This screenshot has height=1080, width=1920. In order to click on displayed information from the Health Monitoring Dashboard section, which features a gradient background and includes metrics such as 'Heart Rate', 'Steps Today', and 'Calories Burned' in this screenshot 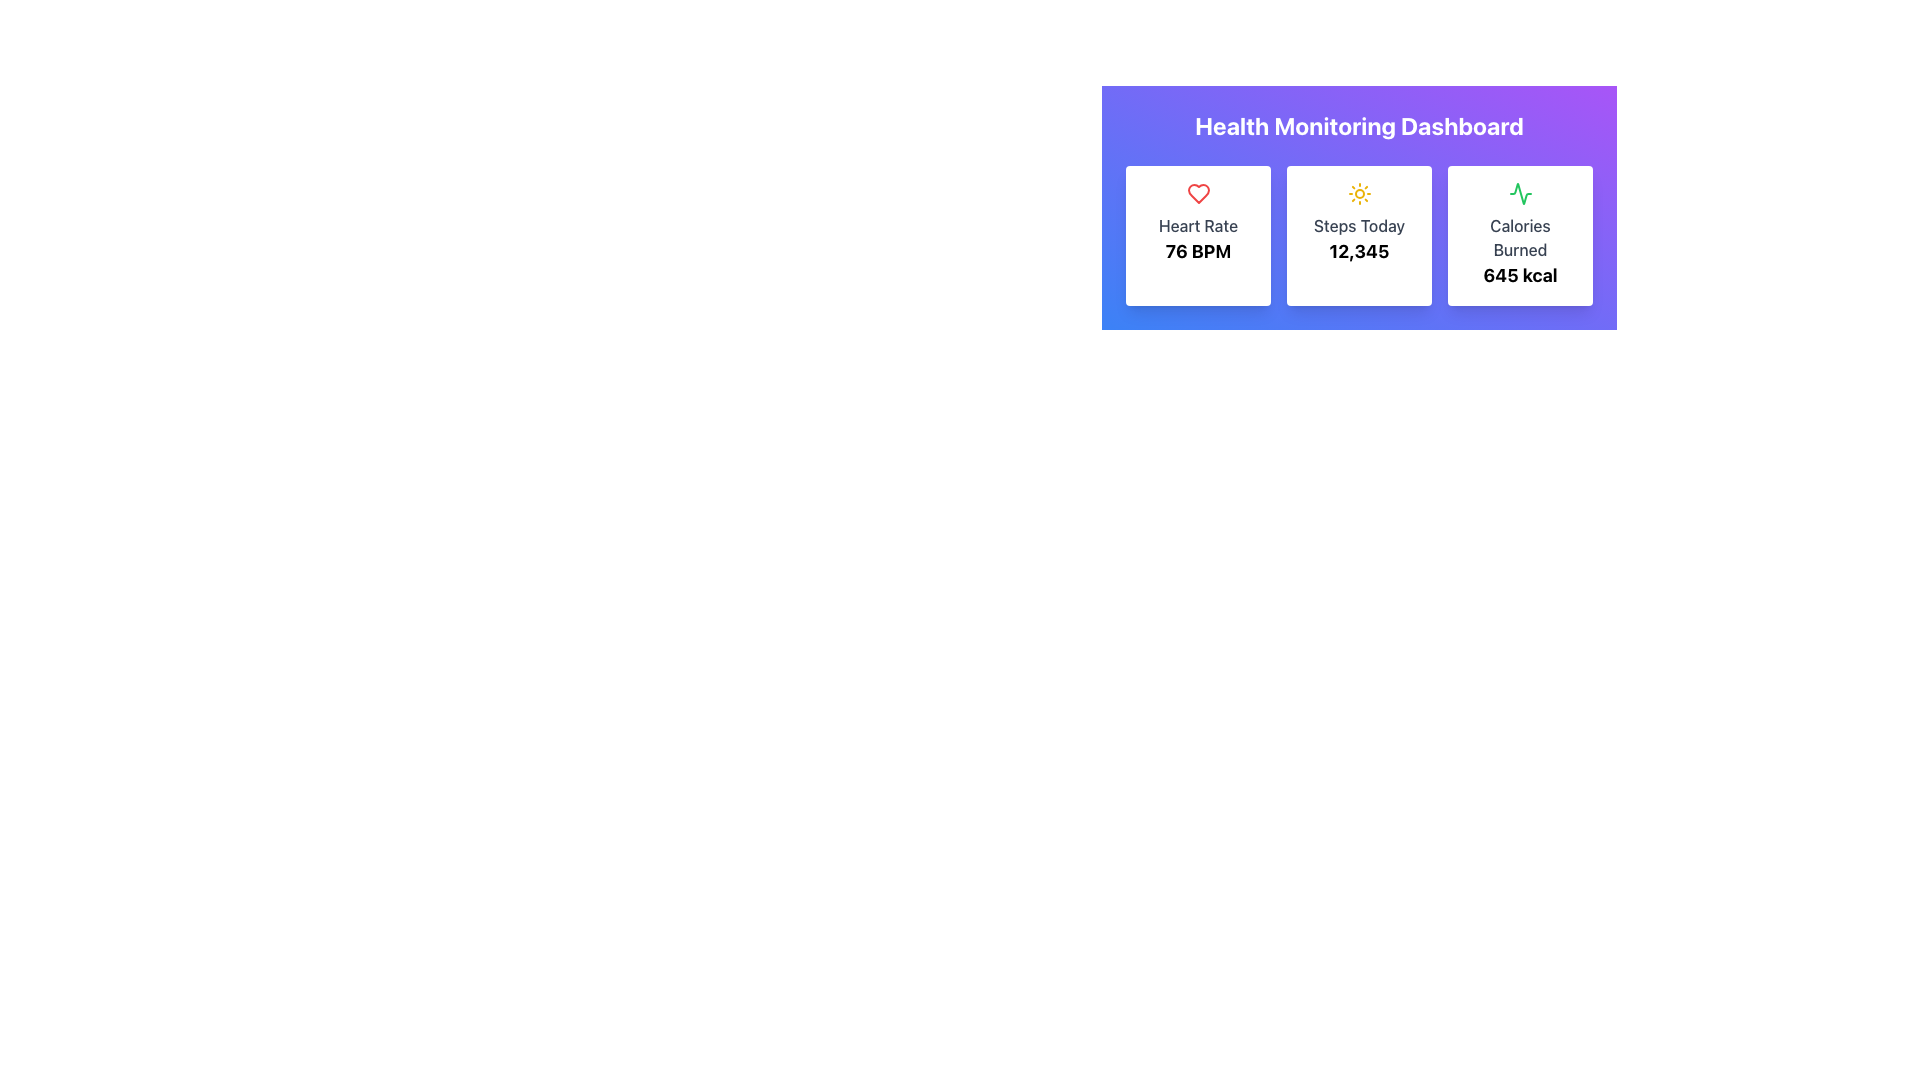, I will do `click(1359, 208)`.